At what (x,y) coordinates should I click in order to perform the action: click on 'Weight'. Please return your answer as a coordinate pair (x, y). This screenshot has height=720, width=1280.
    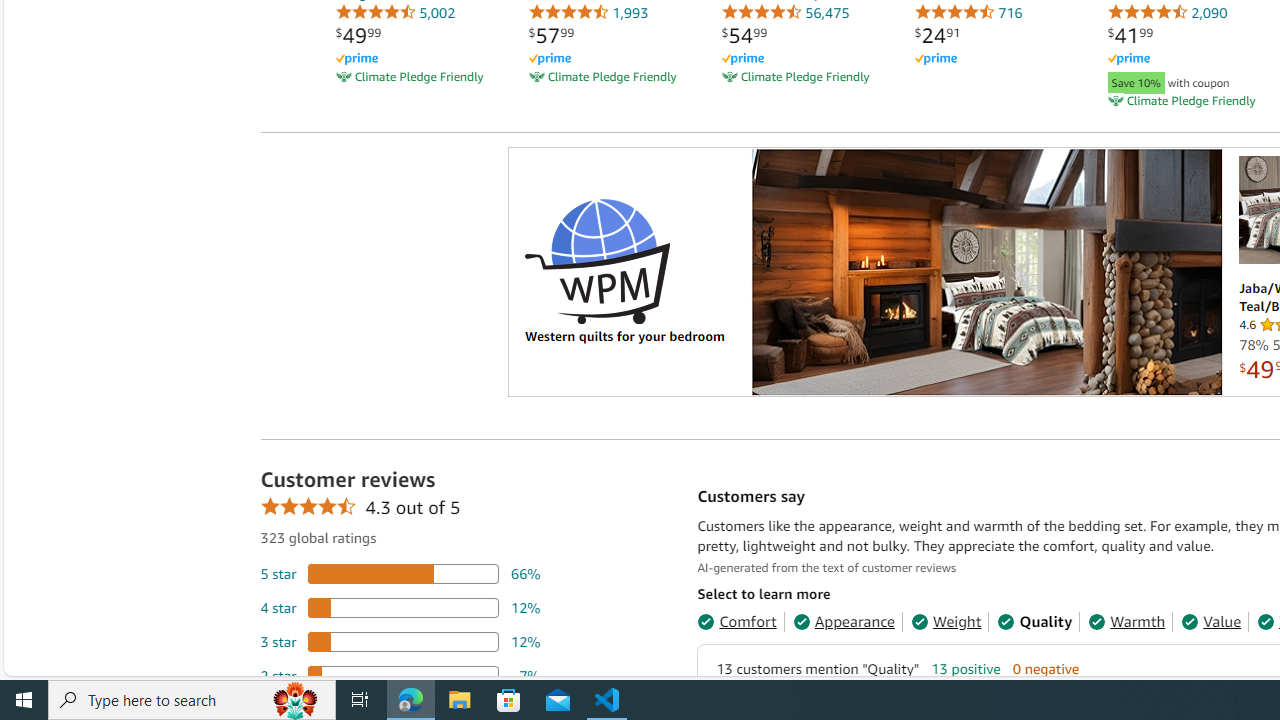
    Looking at the image, I should click on (944, 620).